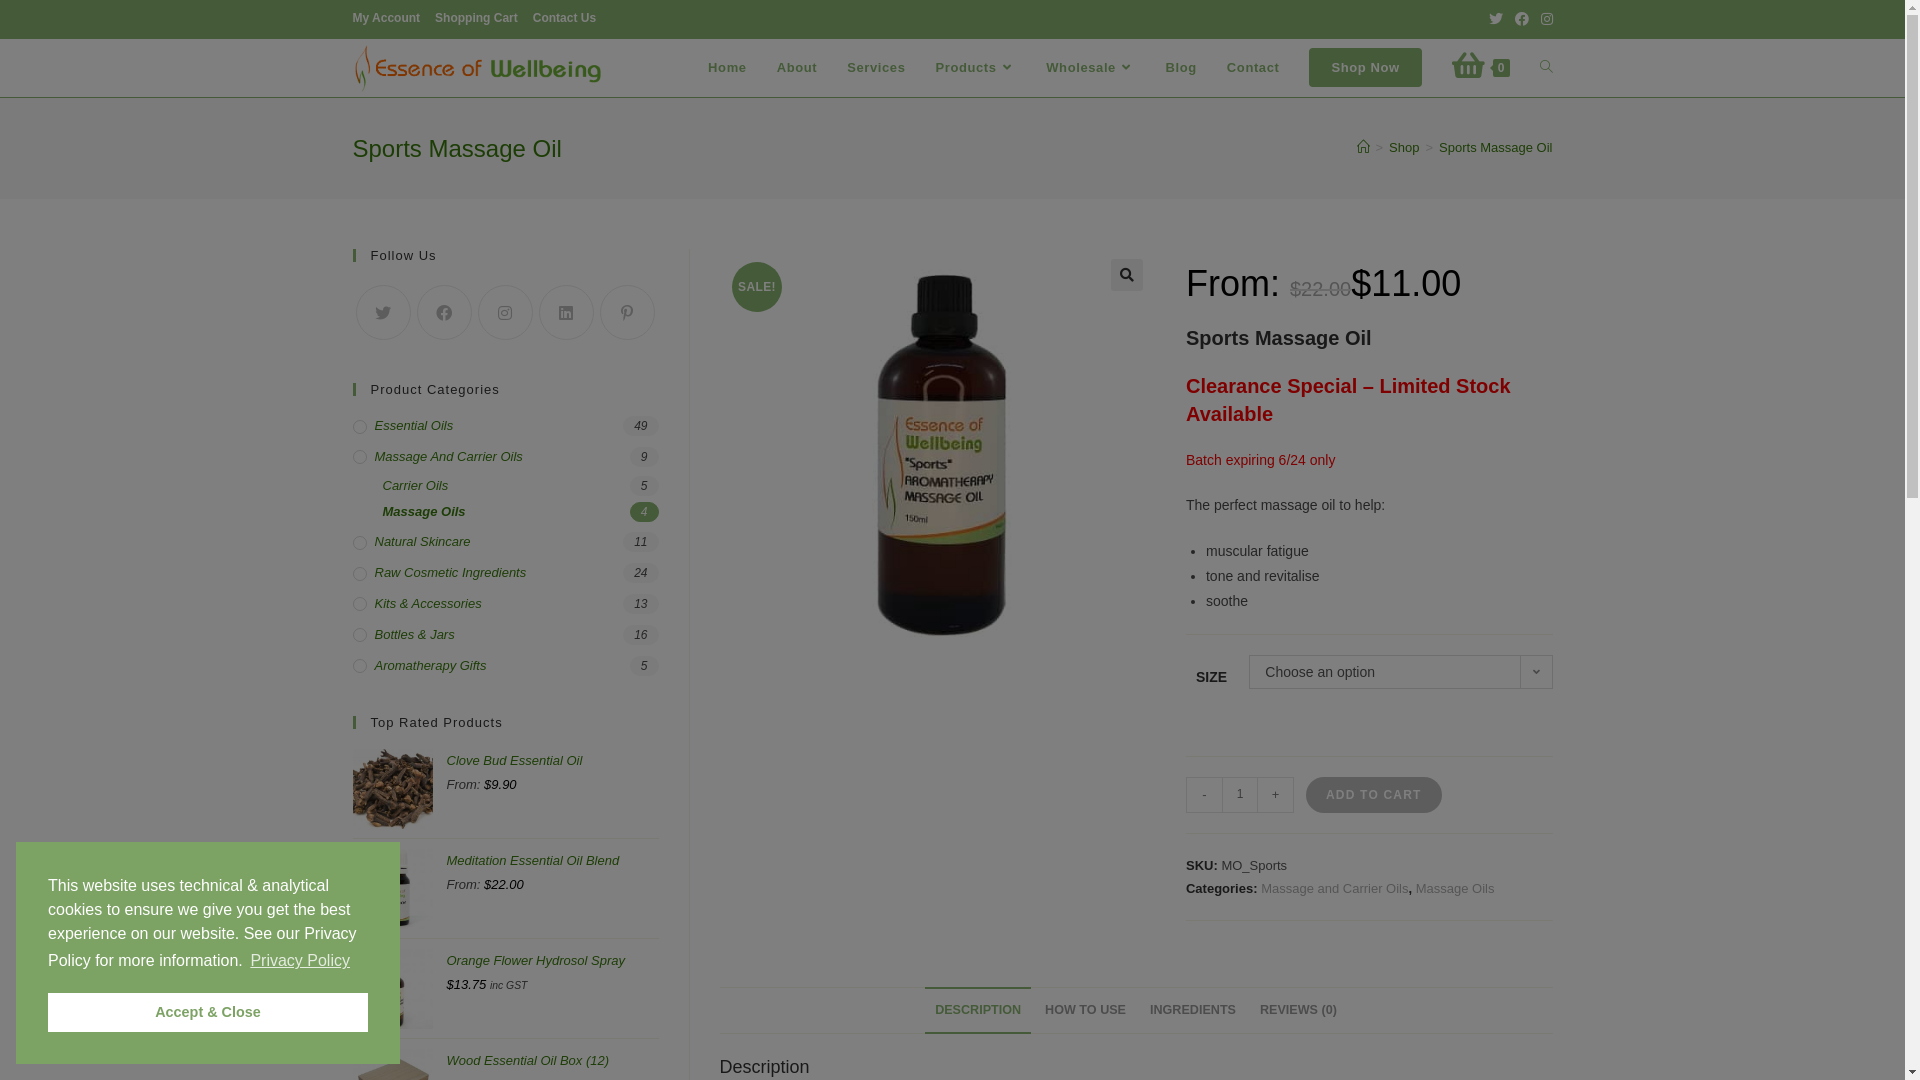 The image size is (1920, 1080). What do you see at coordinates (475, 19) in the screenshot?
I see `'Shopping Cart'` at bounding box center [475, 19].